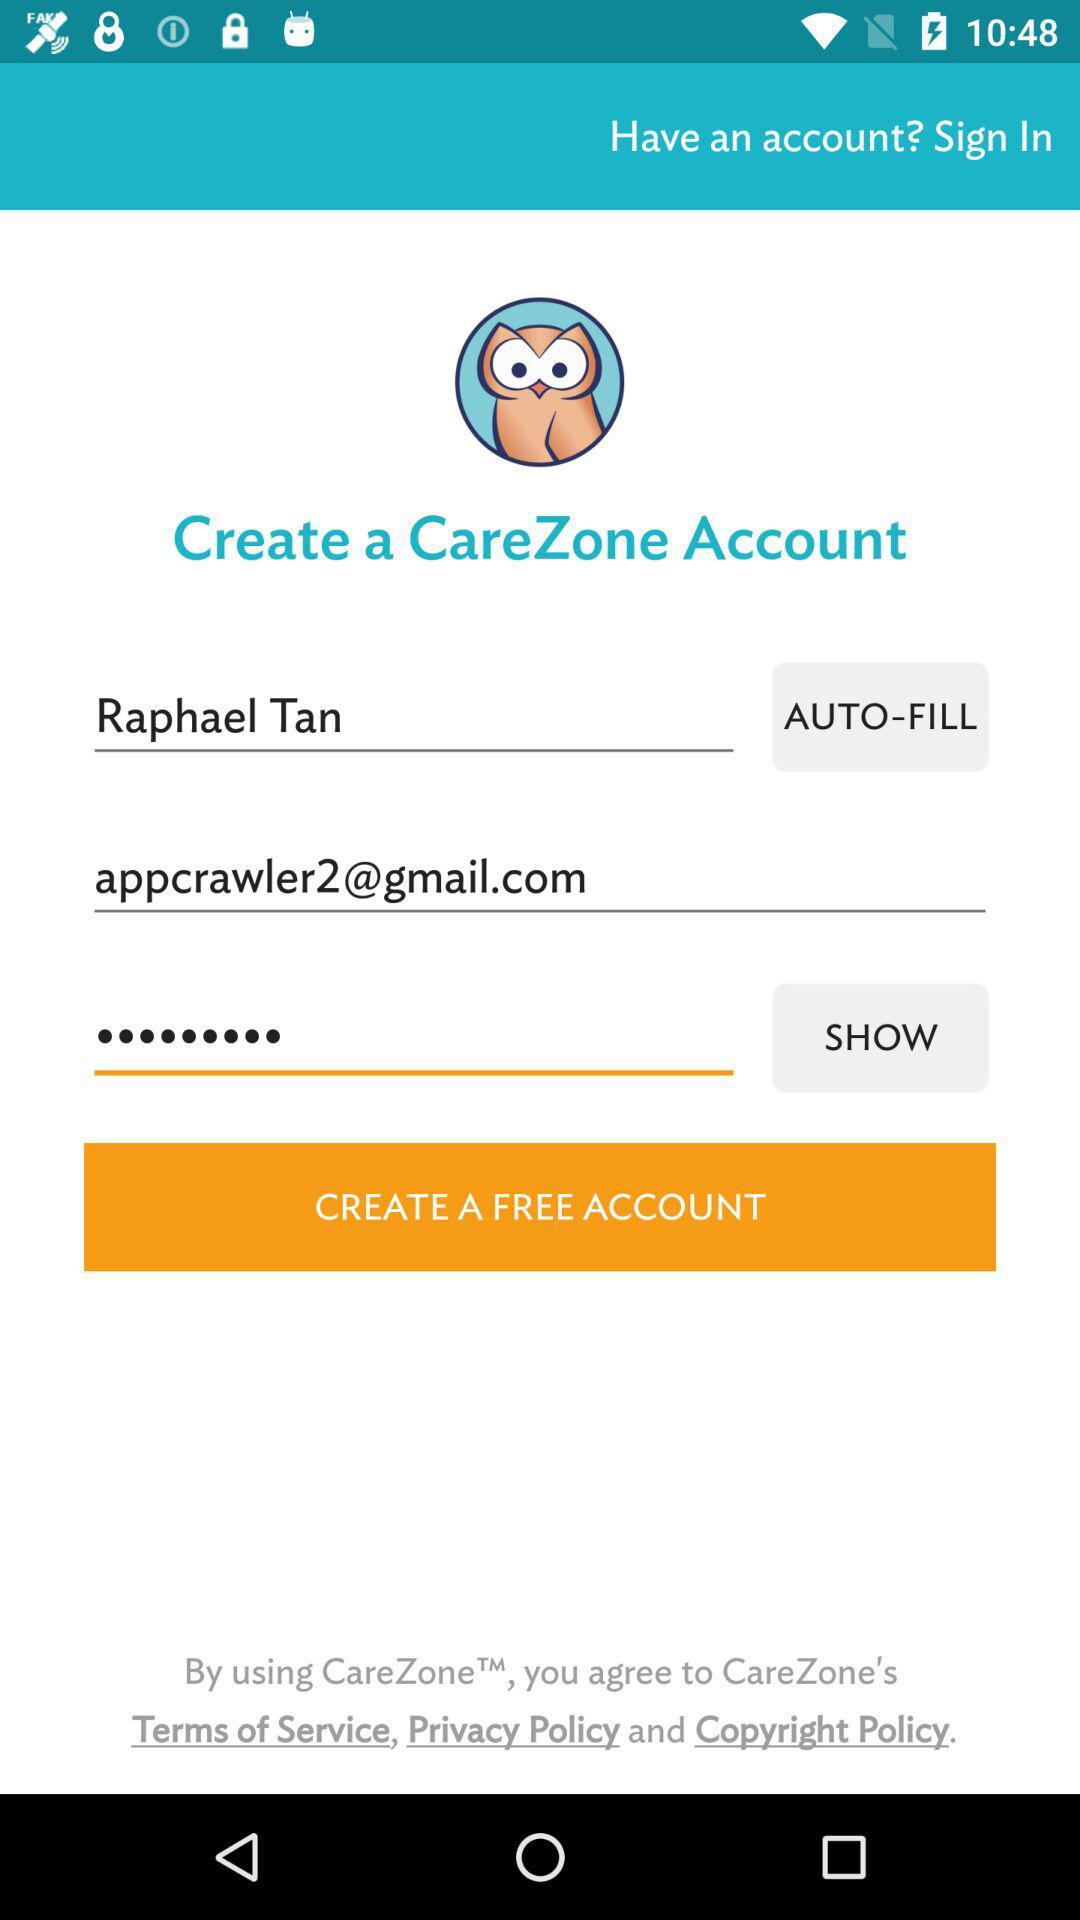 The width and height of the screenshot is (1080, 1920). I want to click on by using carezone, so click(540, 1699).